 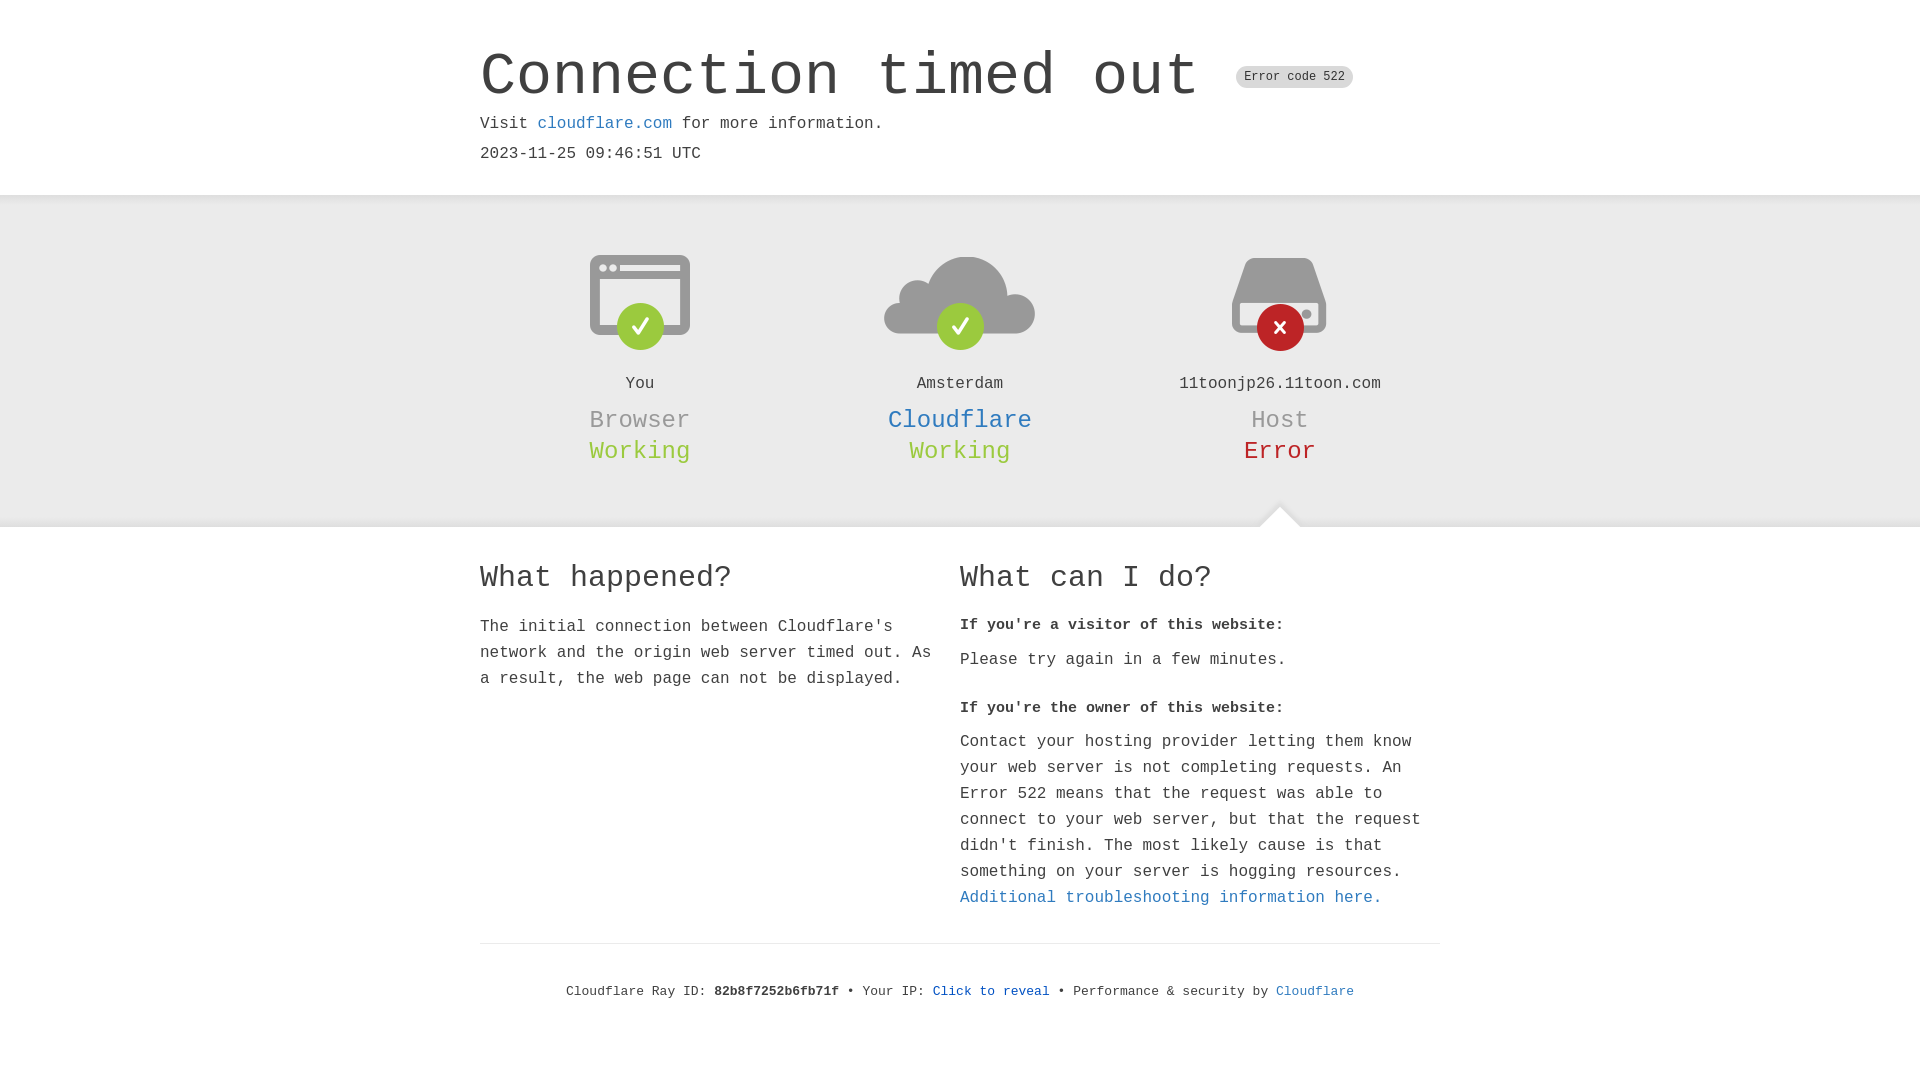 What do you see at coordinates (960, 419) in the screenshot?
I see `'Cloudflare'` at bounding box center [960, 419].